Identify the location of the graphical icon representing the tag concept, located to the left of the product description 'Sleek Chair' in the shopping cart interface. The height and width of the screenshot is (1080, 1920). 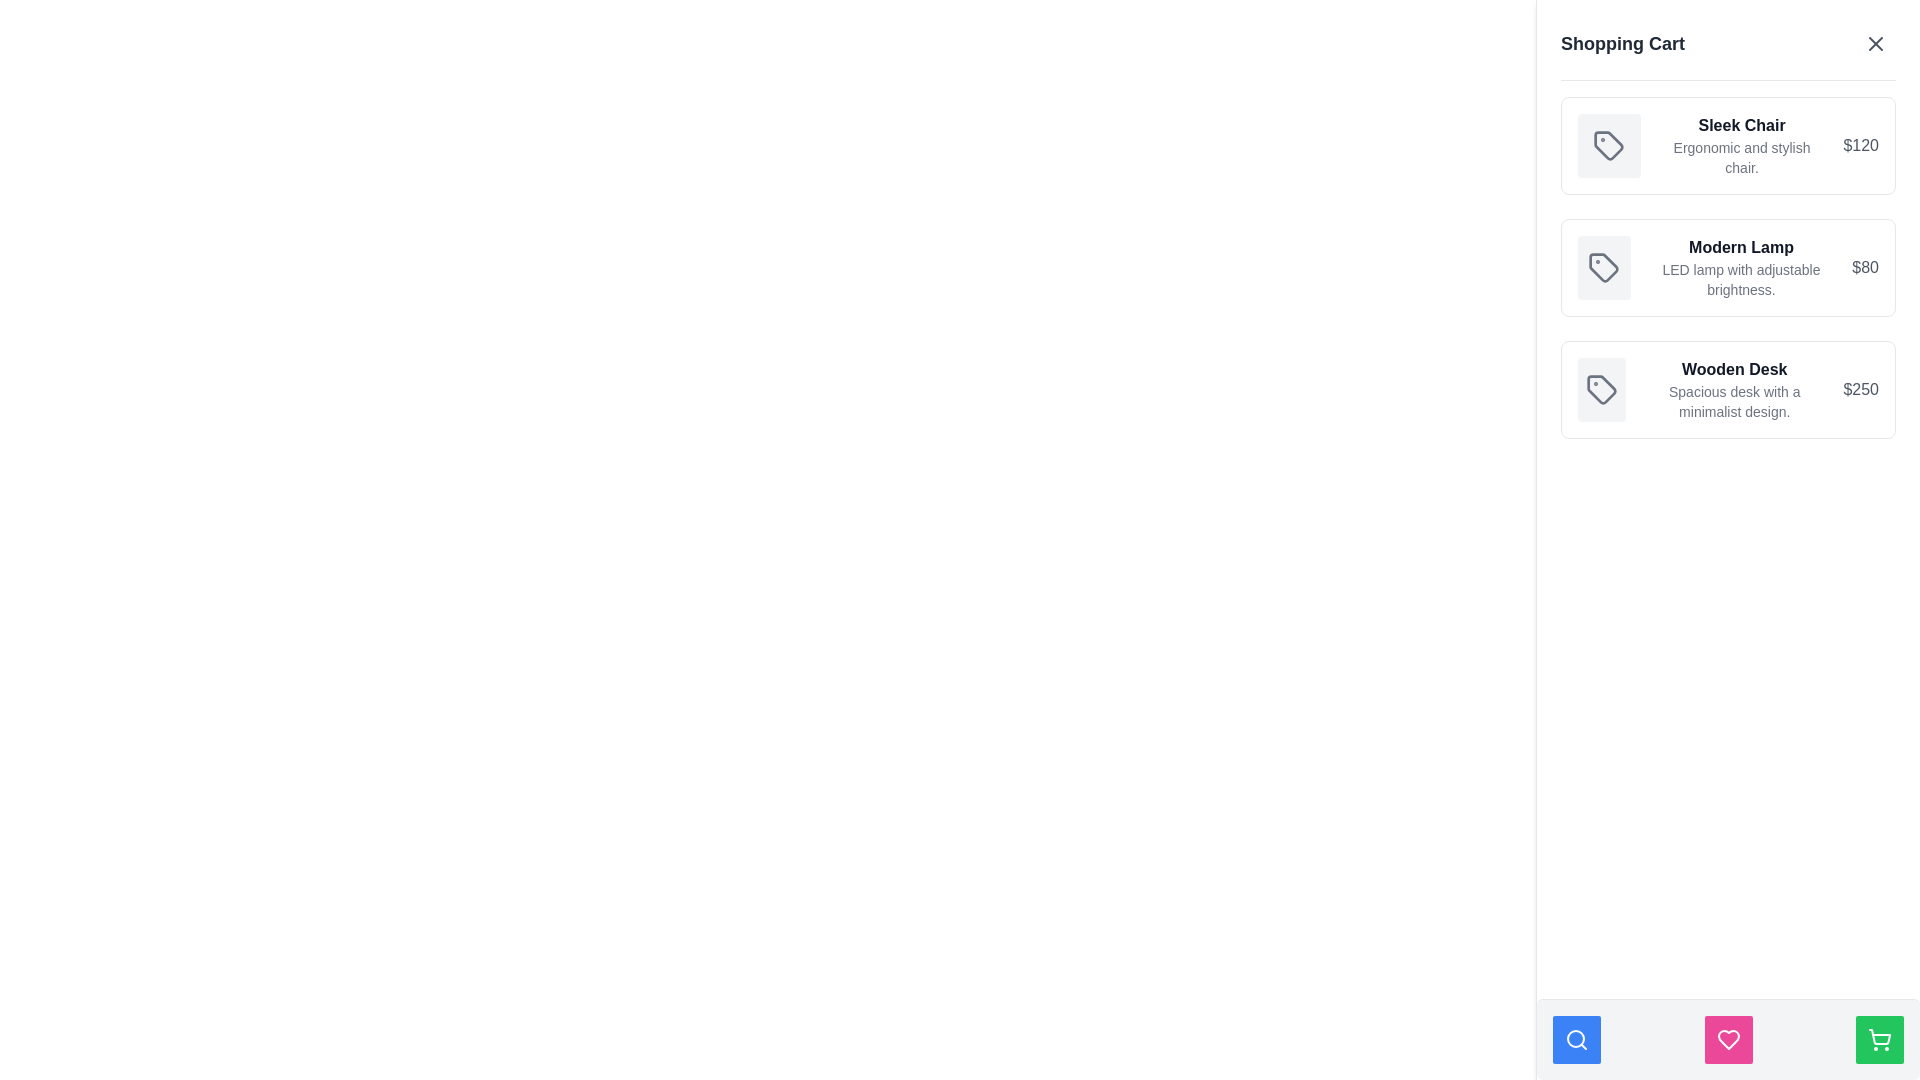
(1609, 145).